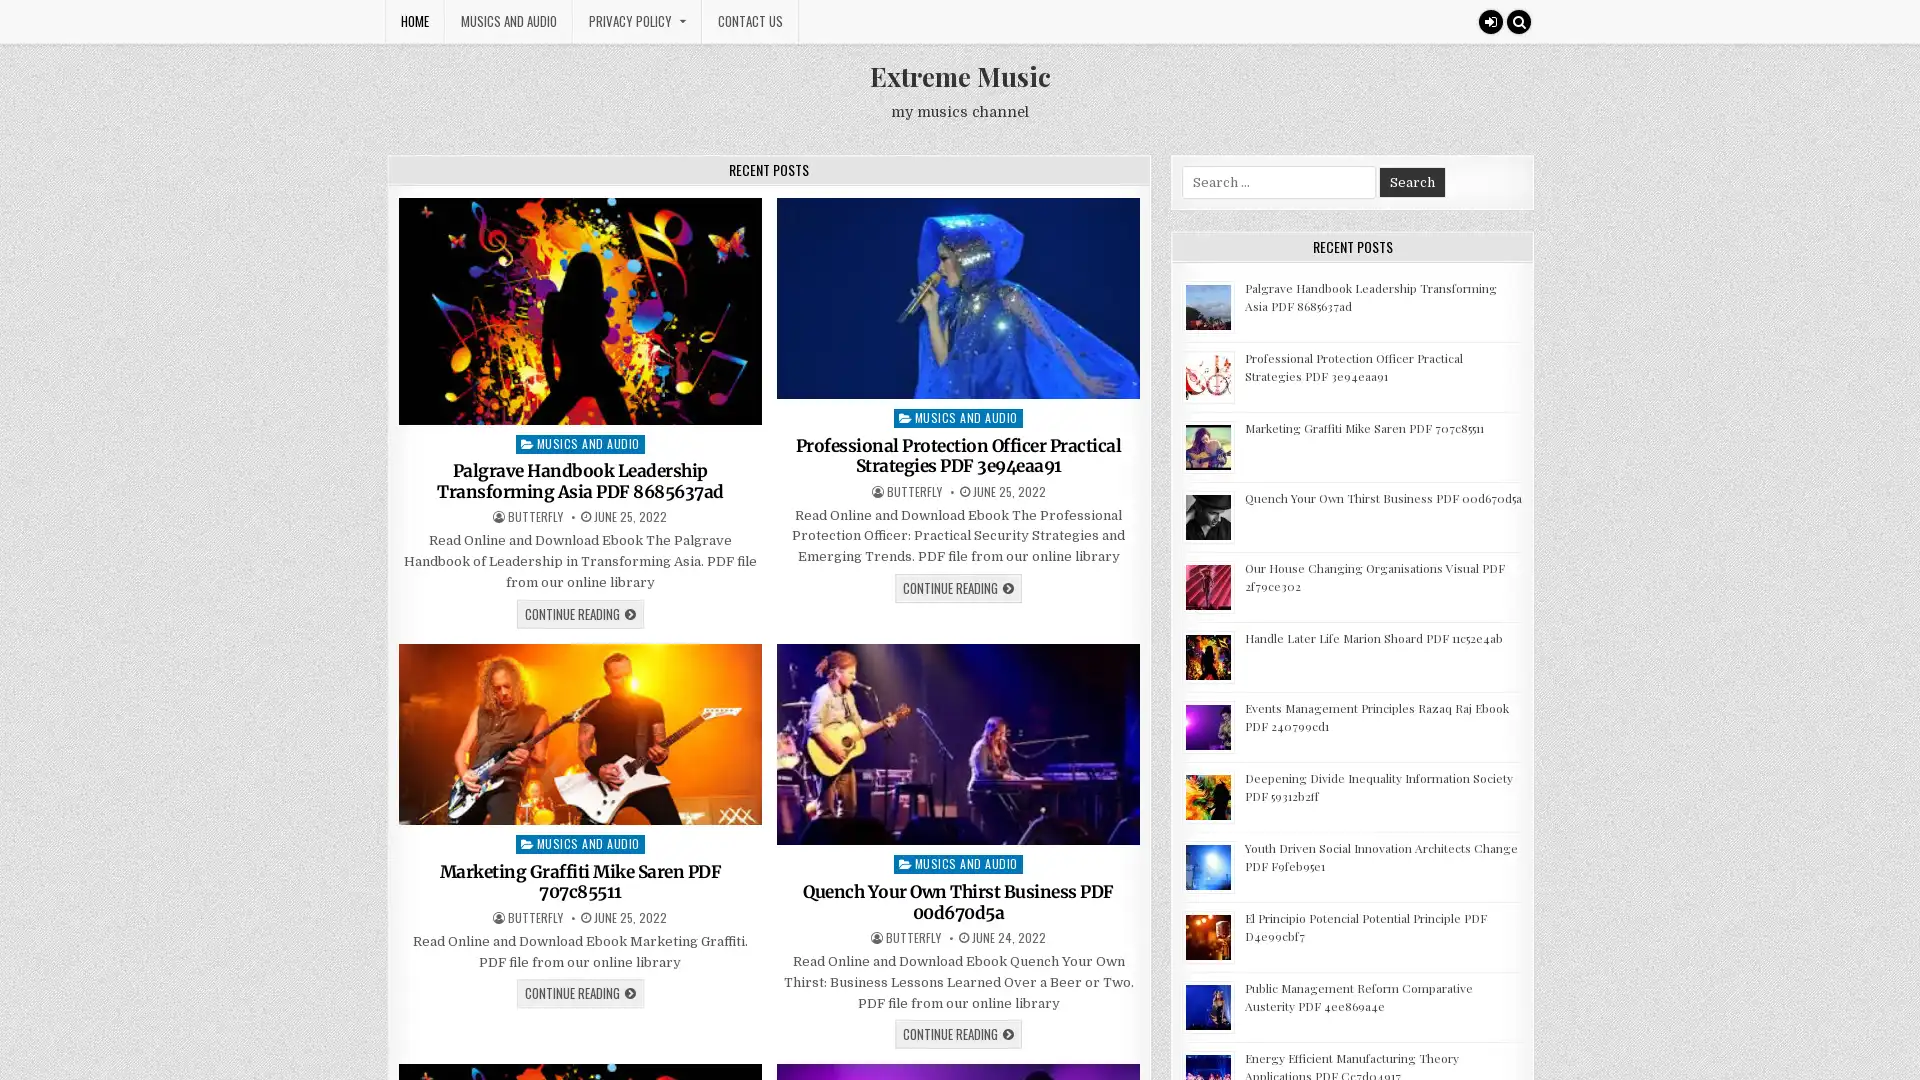 This screenshot has width=1920, height=1080. I want to click on Search, so click(1411, 182).